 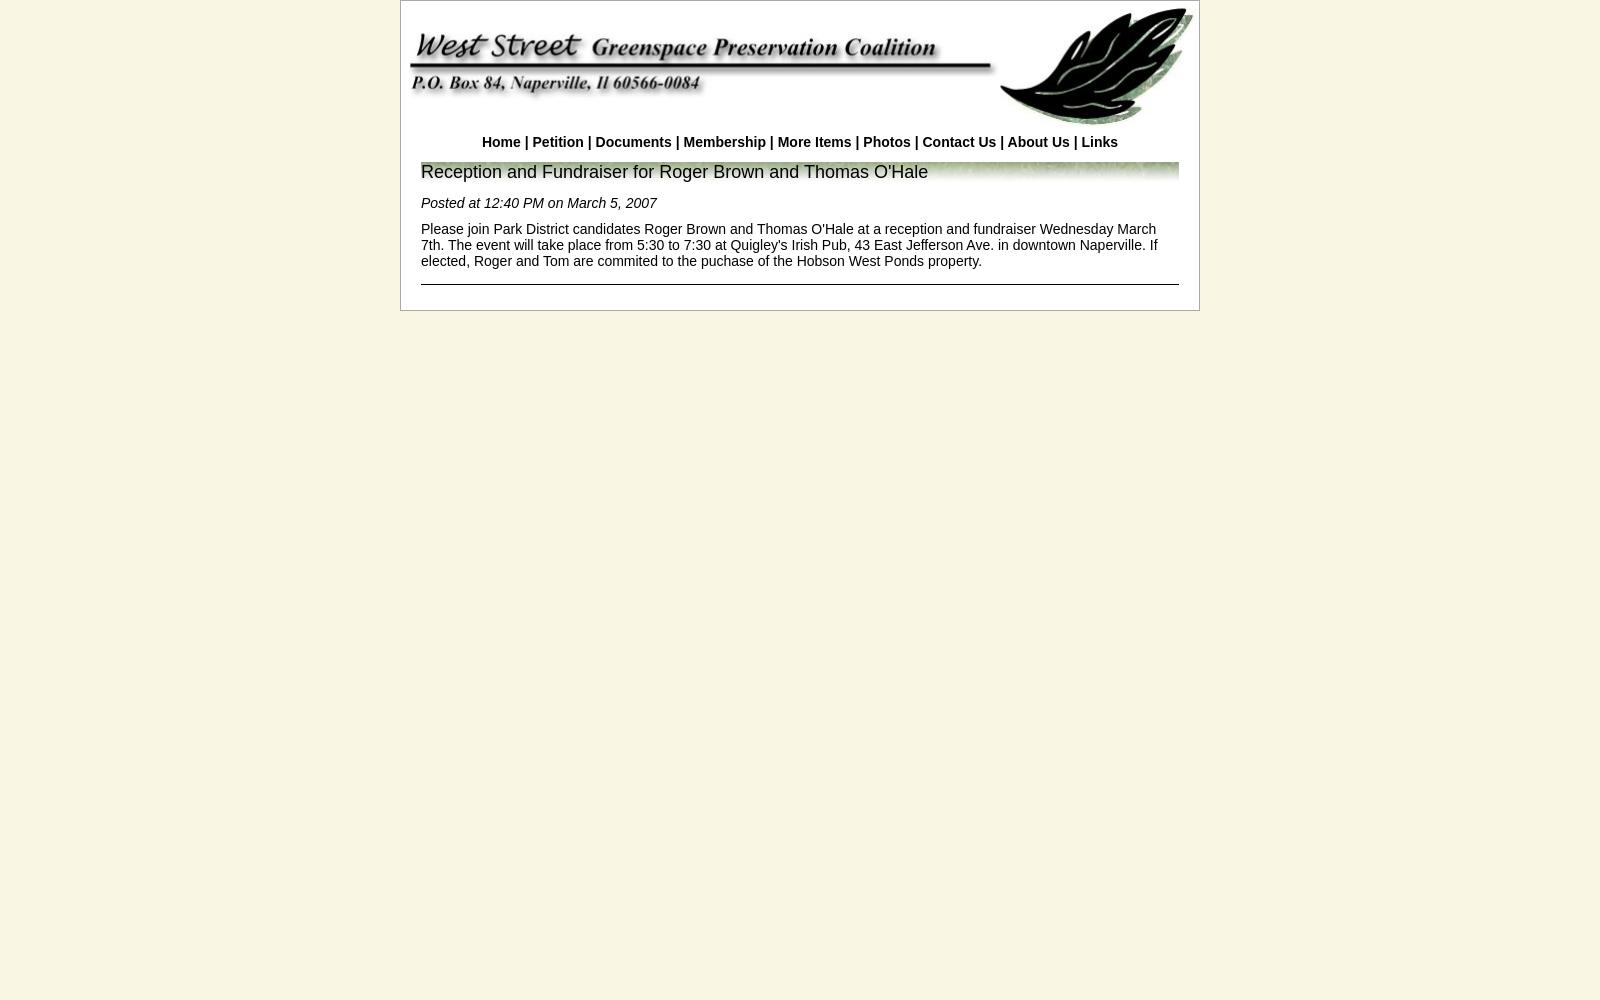 I want to click on 'Contact Us', so click(x=958, y=142).